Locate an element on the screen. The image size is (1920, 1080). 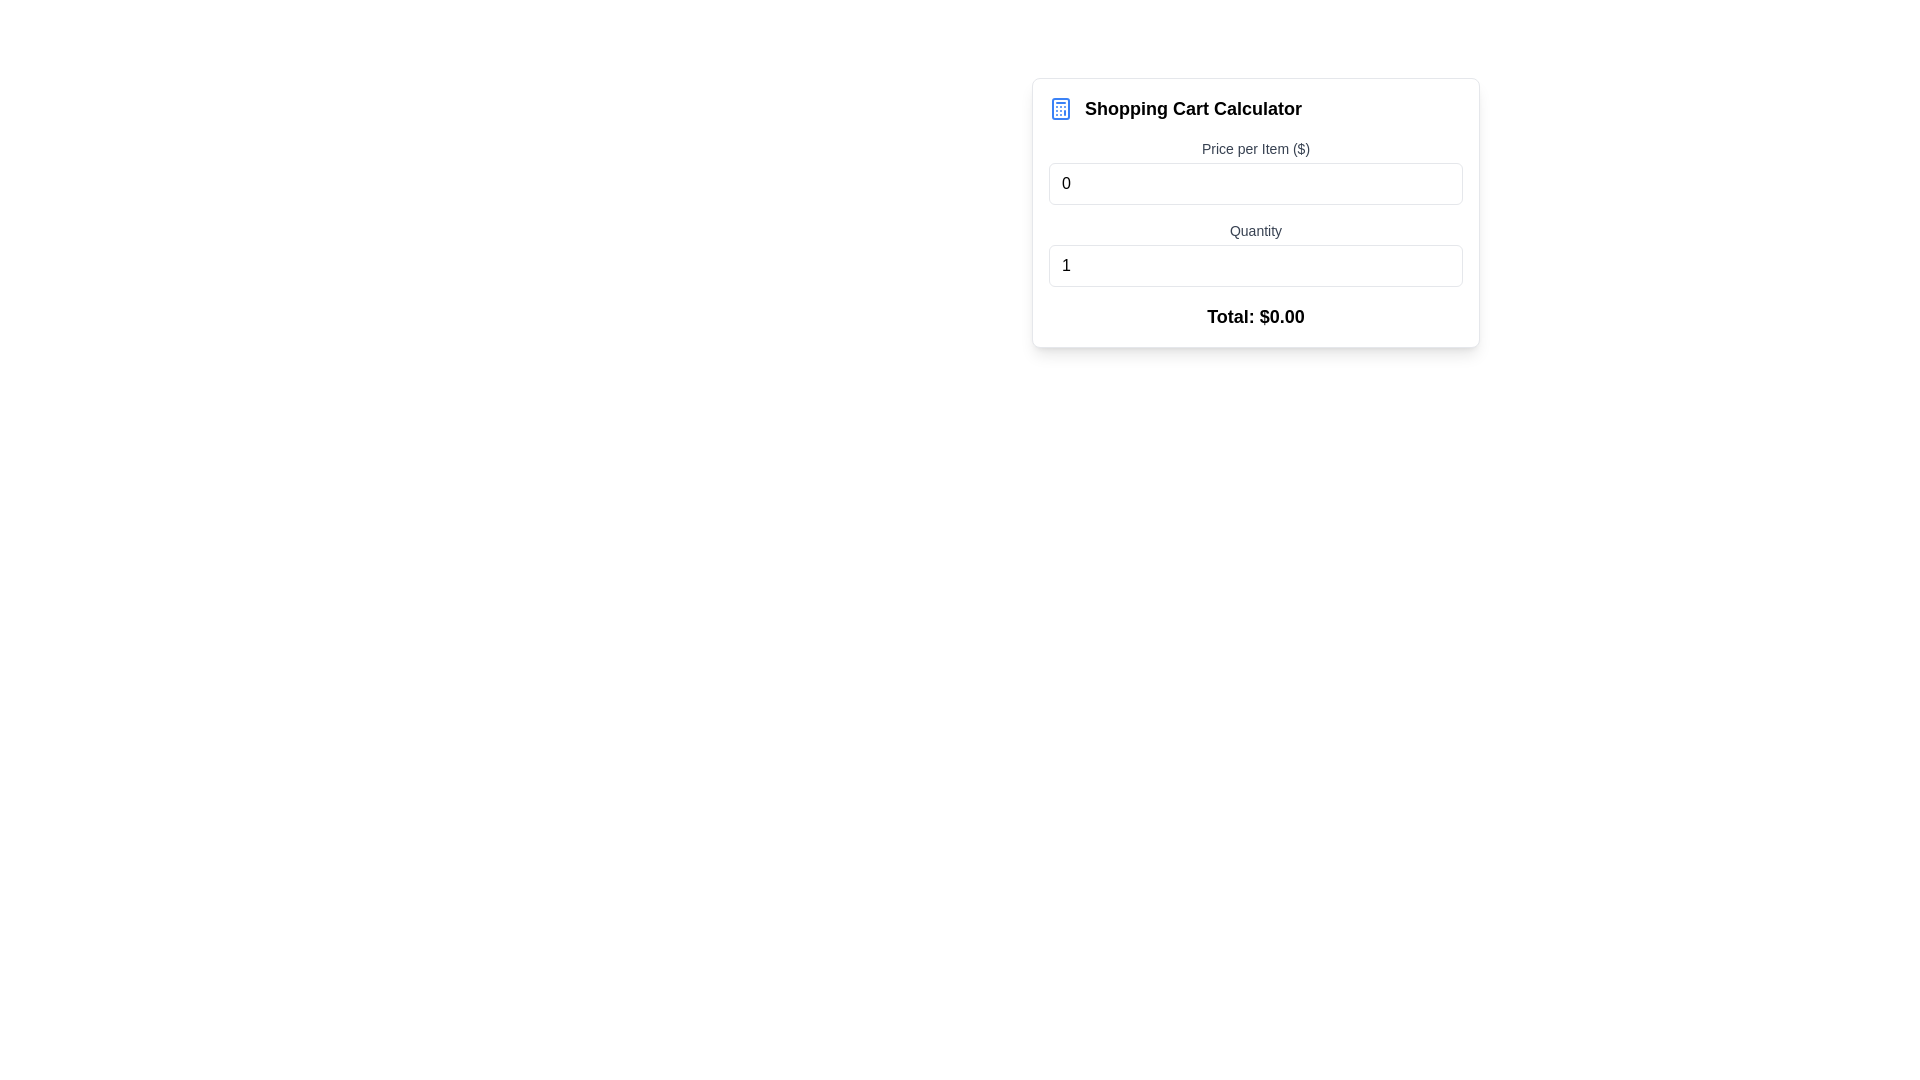
the design of the calculator icon located at the leftmost side of the header bar of the 'Shopping Cart Calculator' panel is located at coordinates (1059, 108).